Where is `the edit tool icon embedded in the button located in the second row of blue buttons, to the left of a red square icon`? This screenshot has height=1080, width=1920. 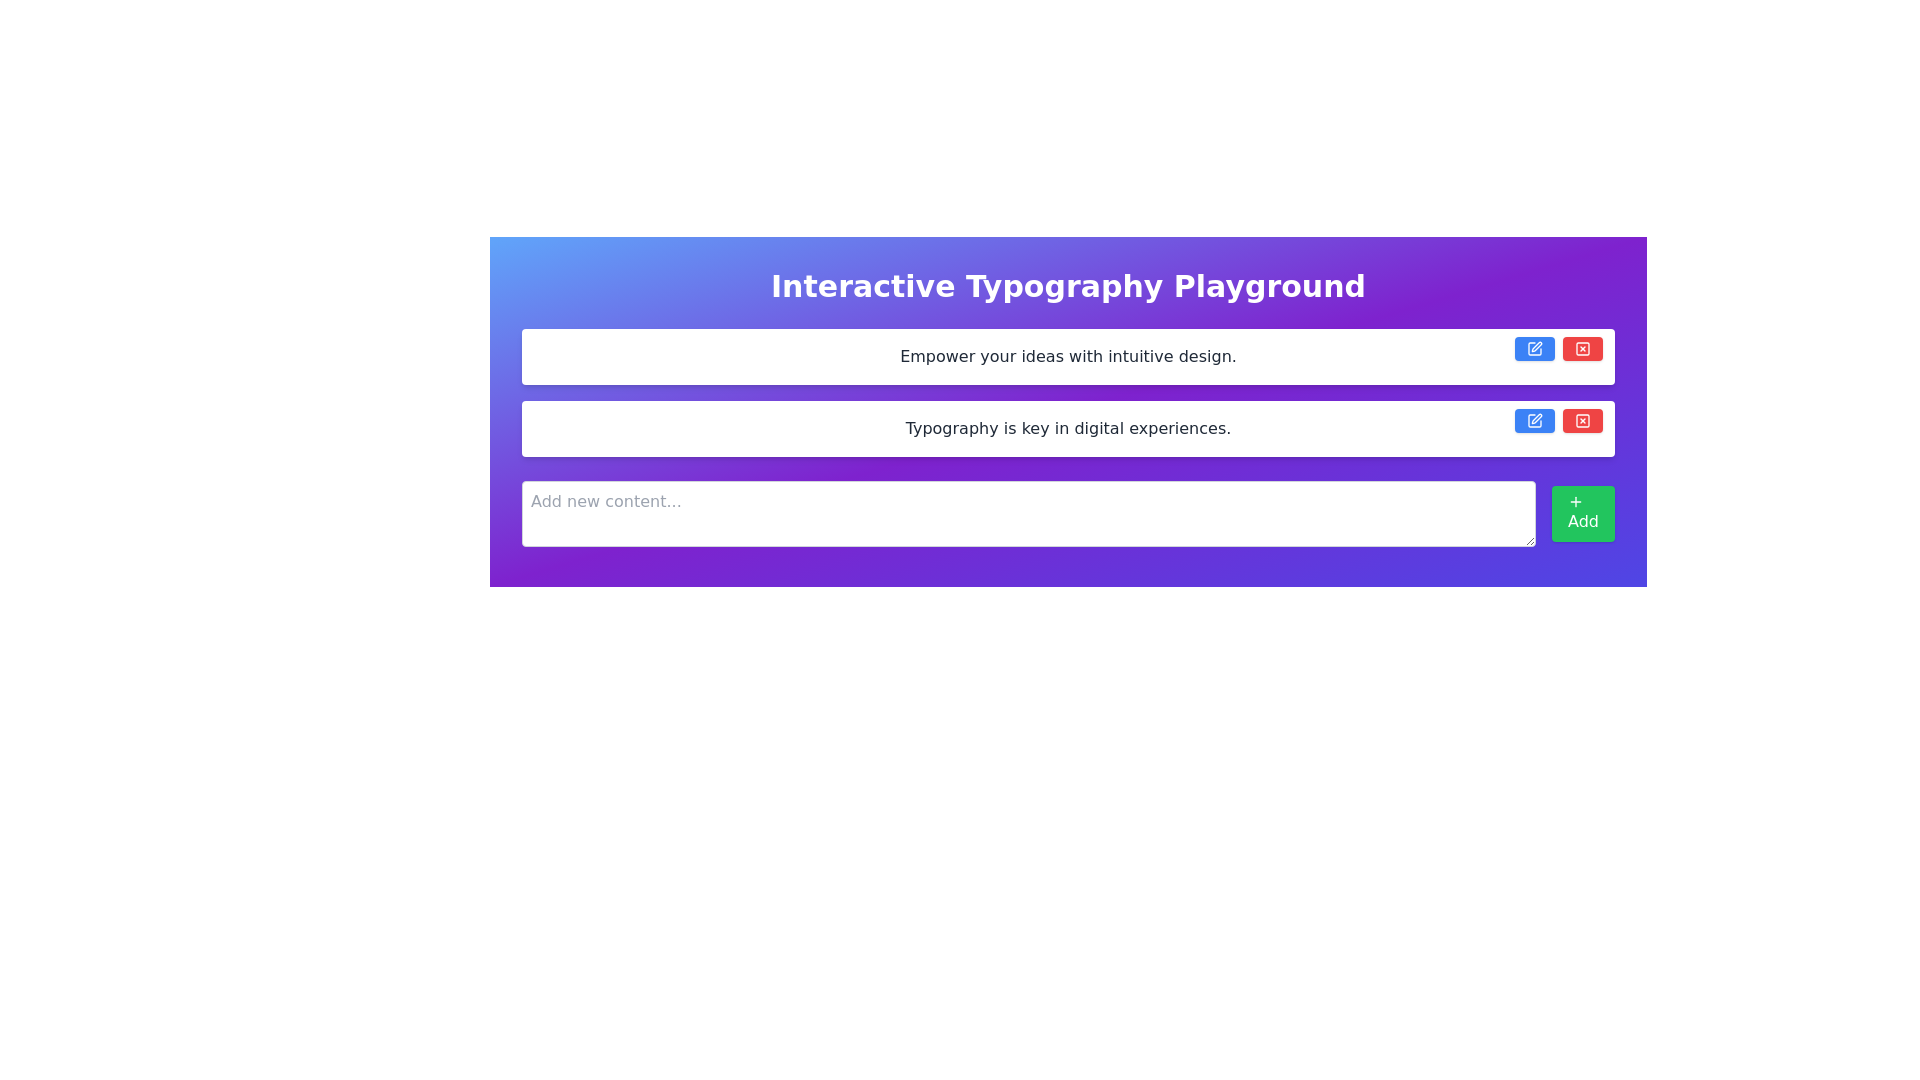 the edit tool icon embedded in the button located in the second row of blue buttons, to the left of a red square icon is located at coordinates (1534, 419).